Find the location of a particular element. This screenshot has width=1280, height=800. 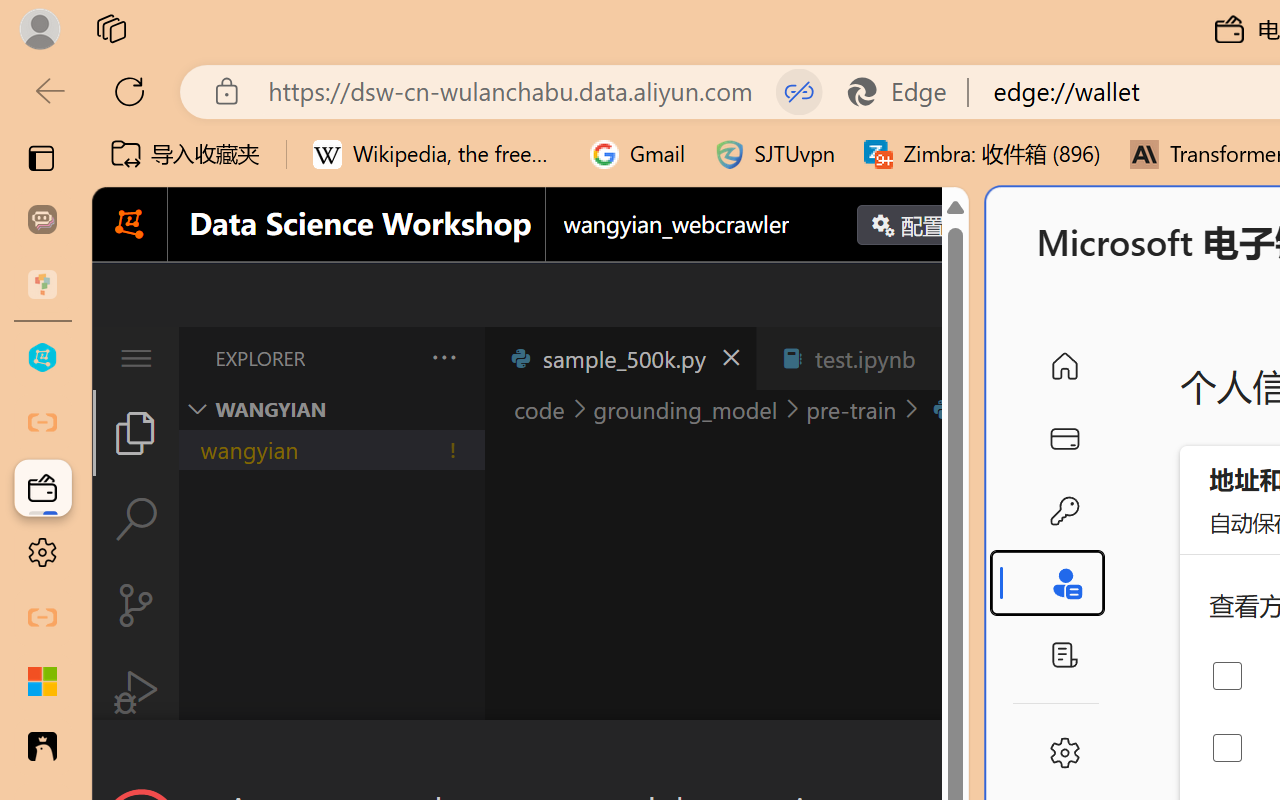

'Close Dialog' is located at coordinates (960, 756).